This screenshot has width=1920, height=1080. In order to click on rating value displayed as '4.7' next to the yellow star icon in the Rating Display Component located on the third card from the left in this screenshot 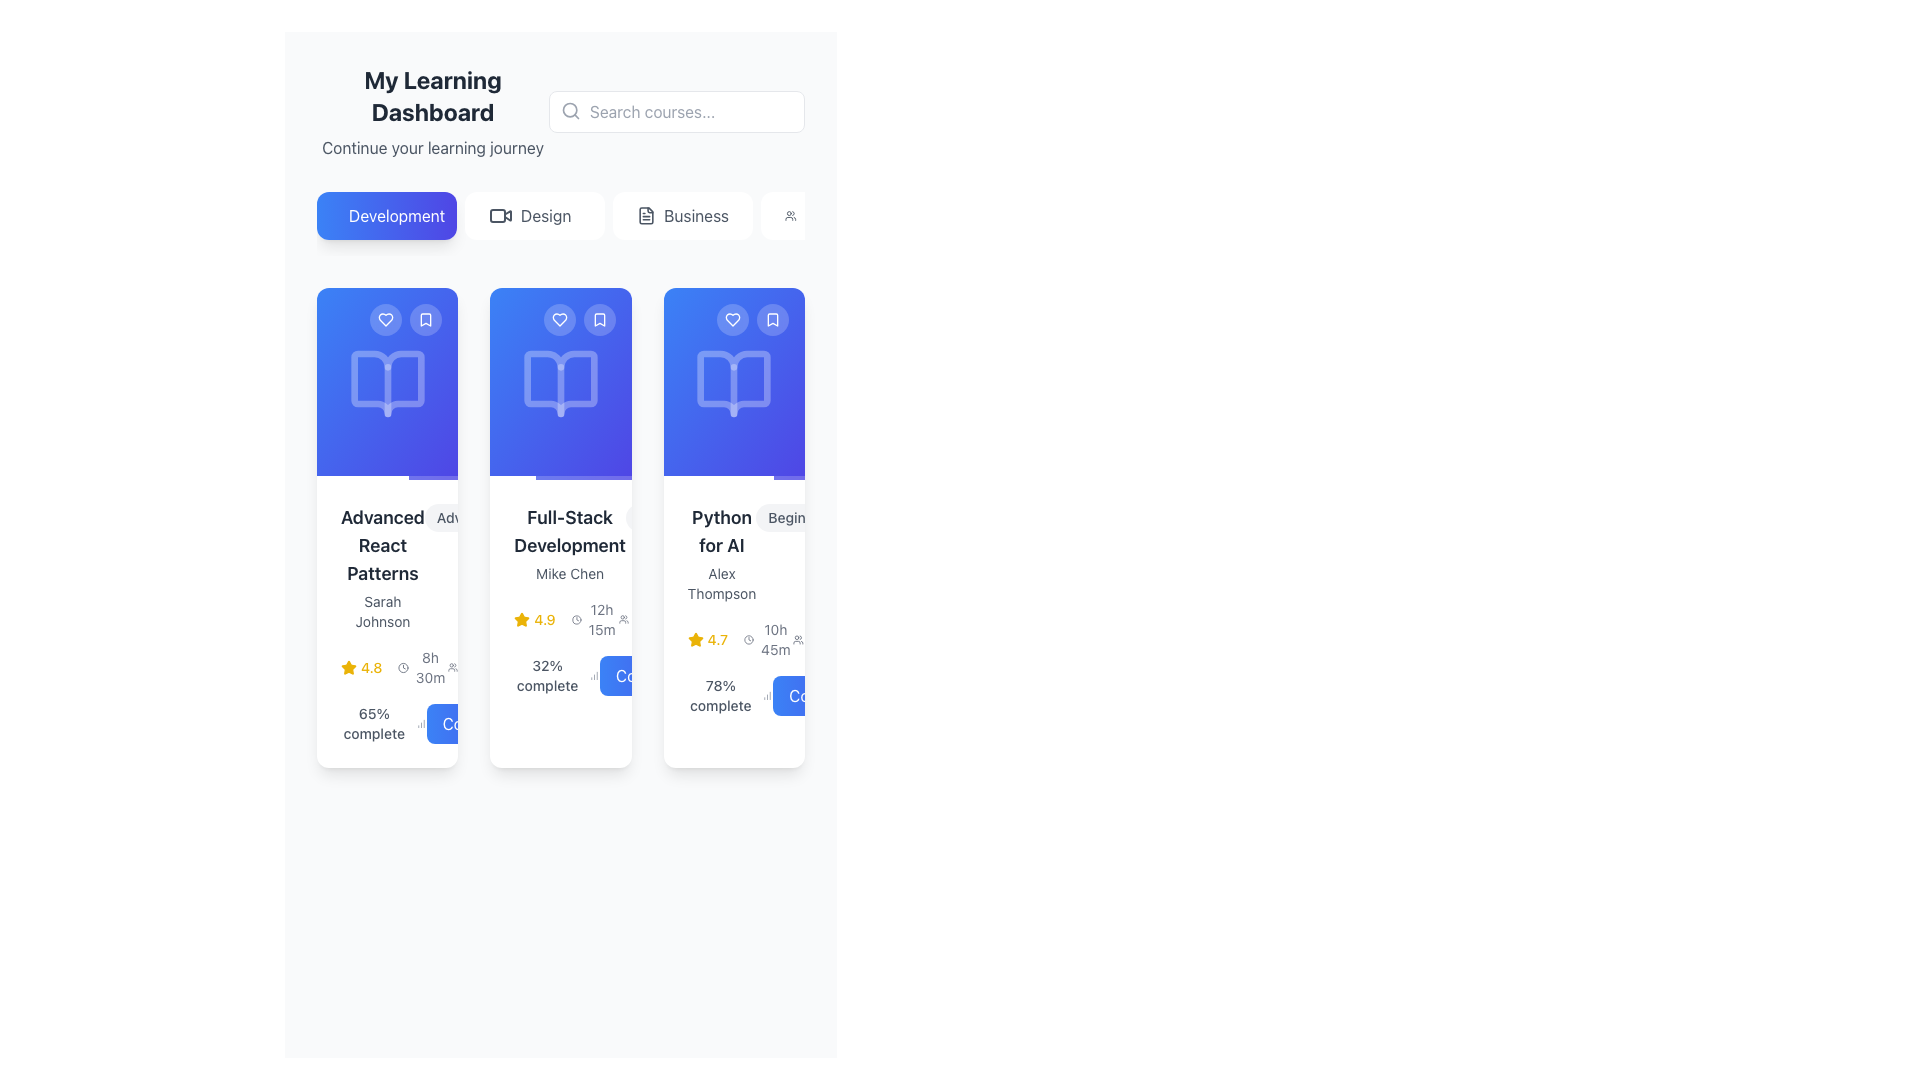, I will do `click(707, 640)`.